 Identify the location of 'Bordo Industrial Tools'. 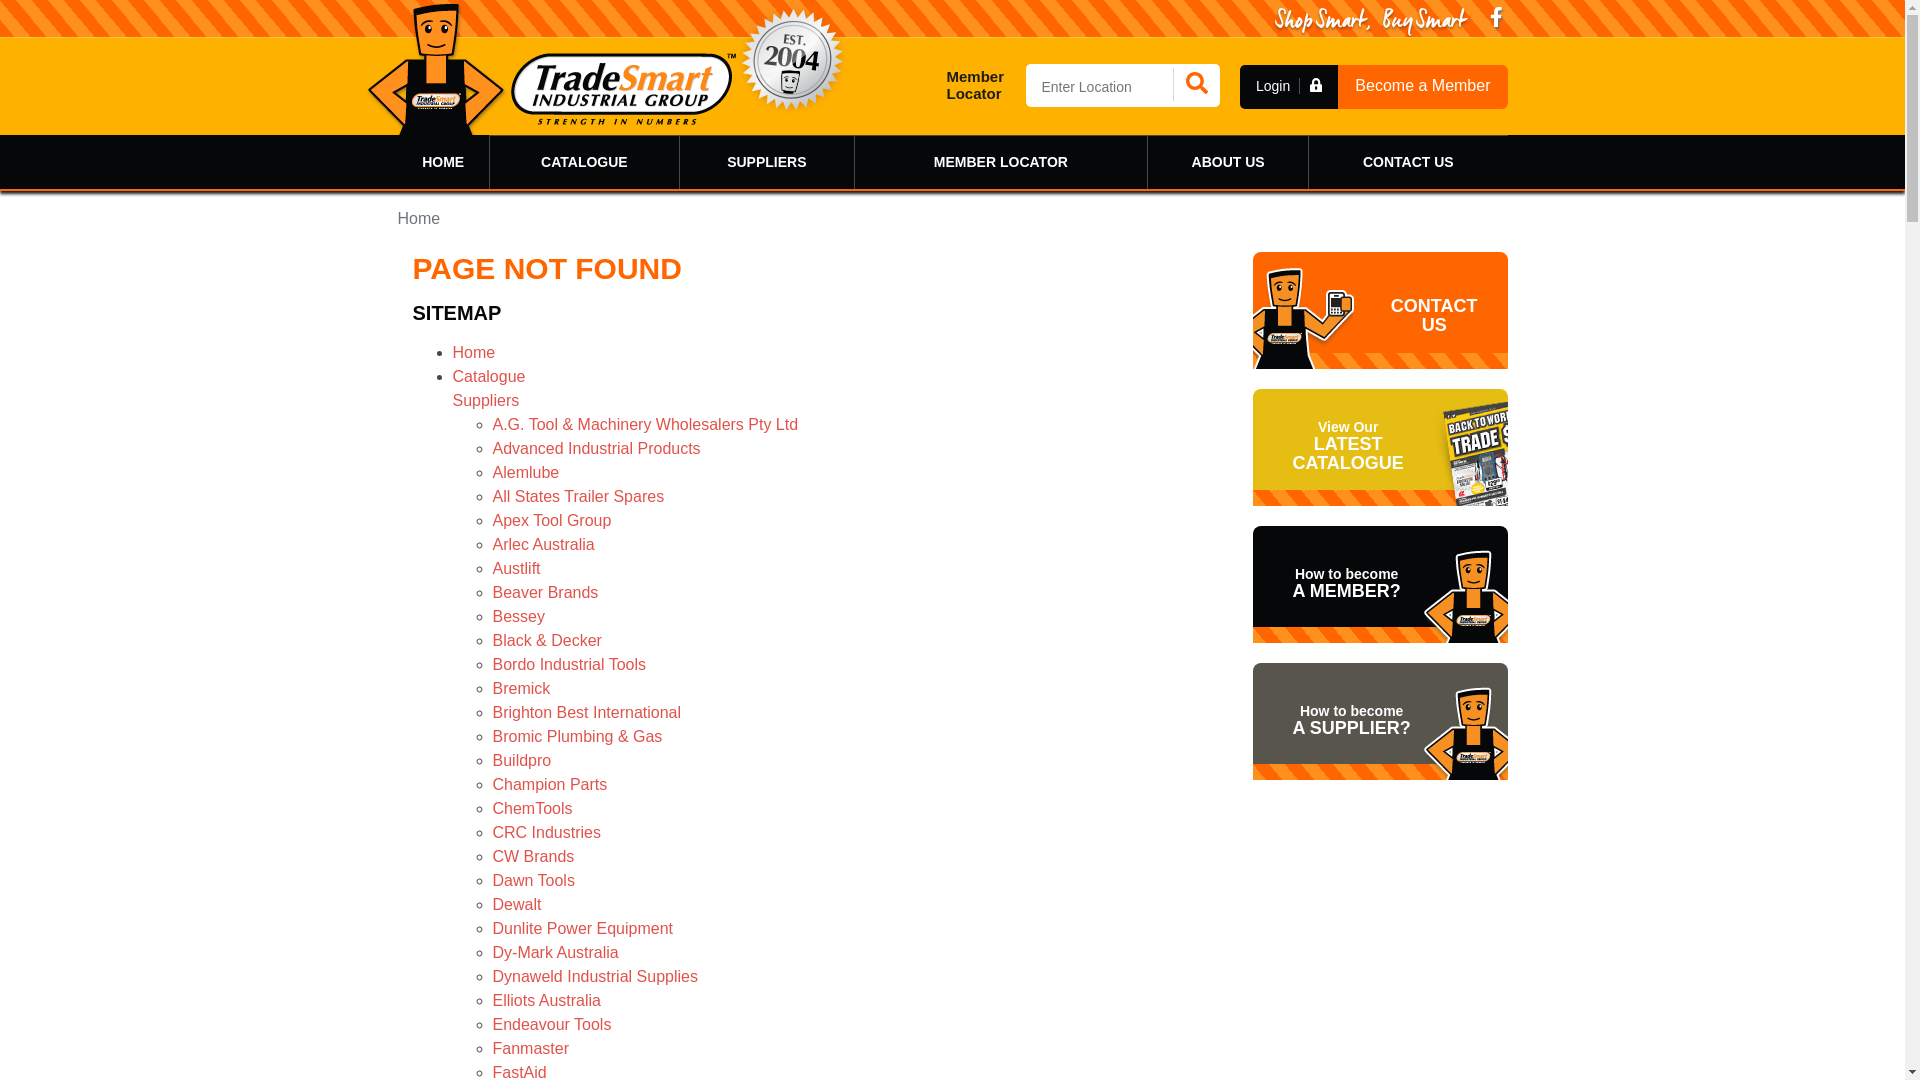
(568, 664).